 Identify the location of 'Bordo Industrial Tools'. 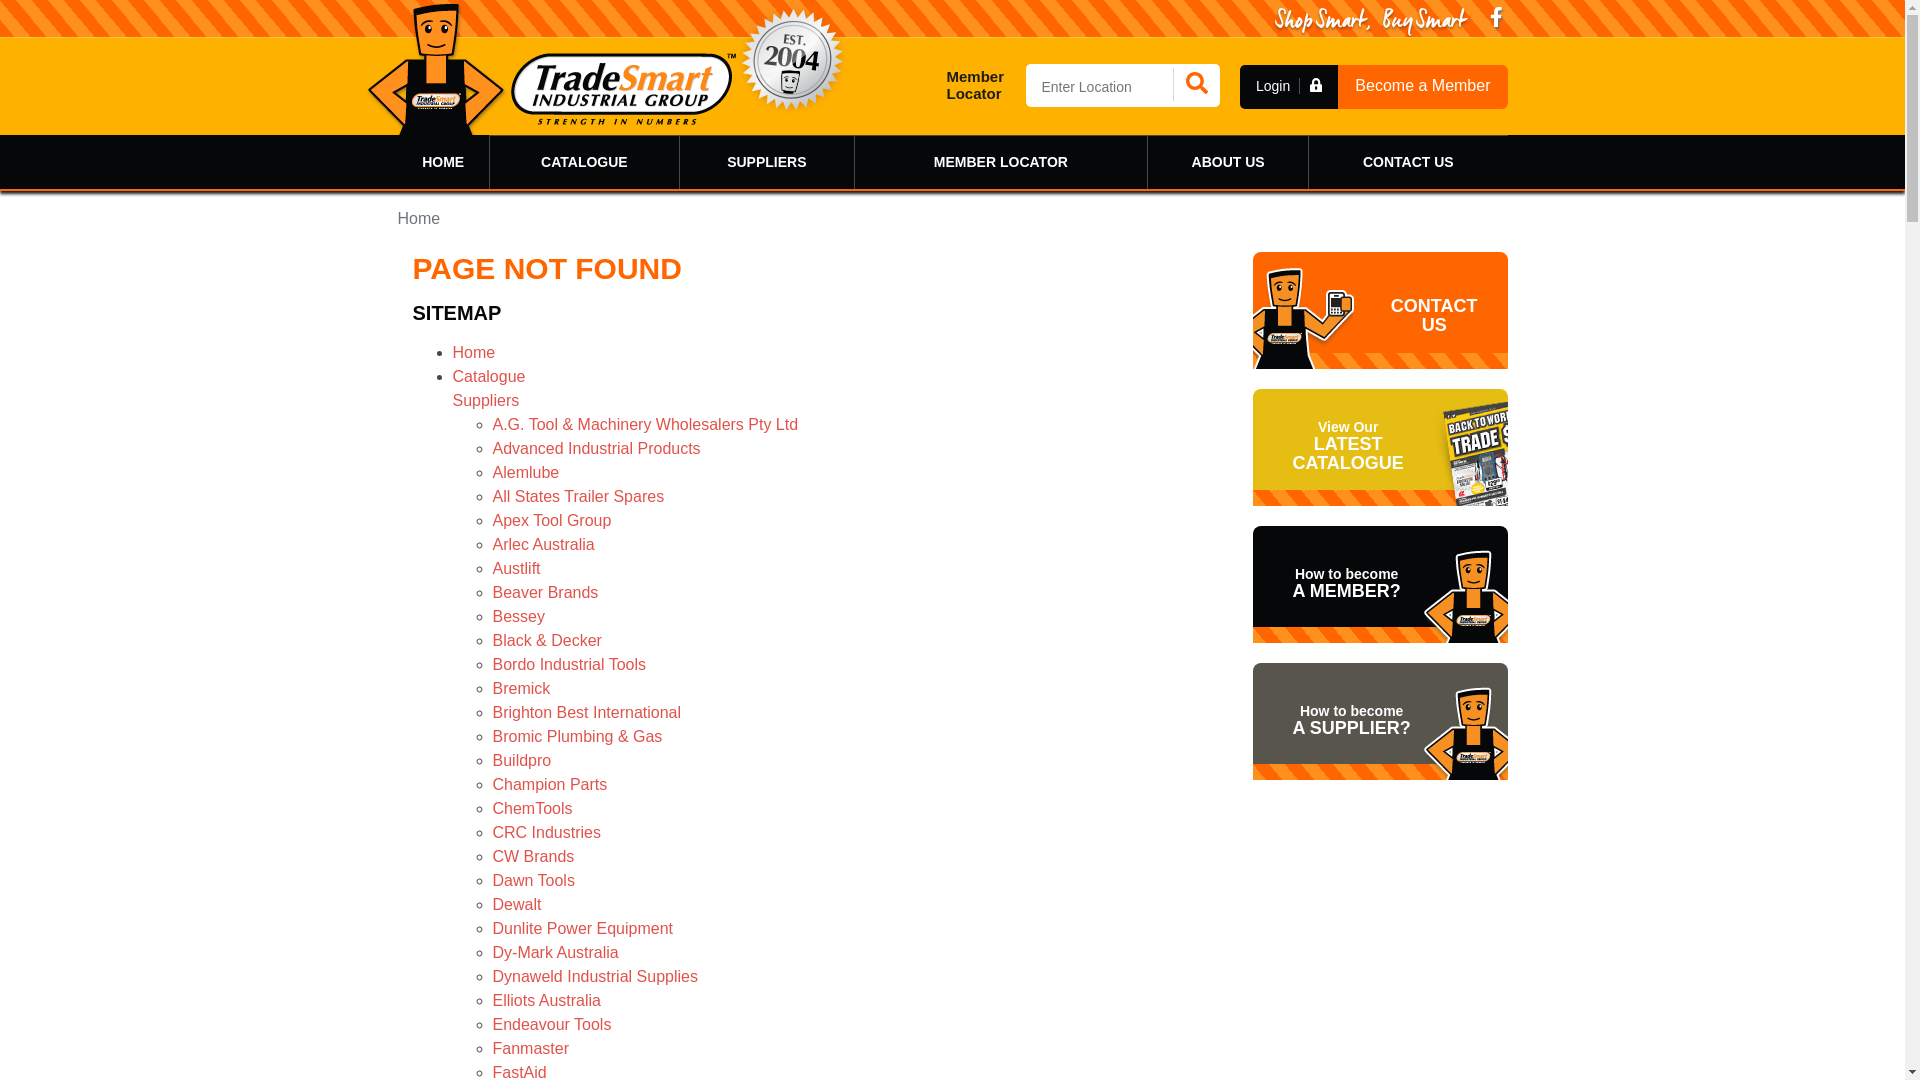
(568, 664).